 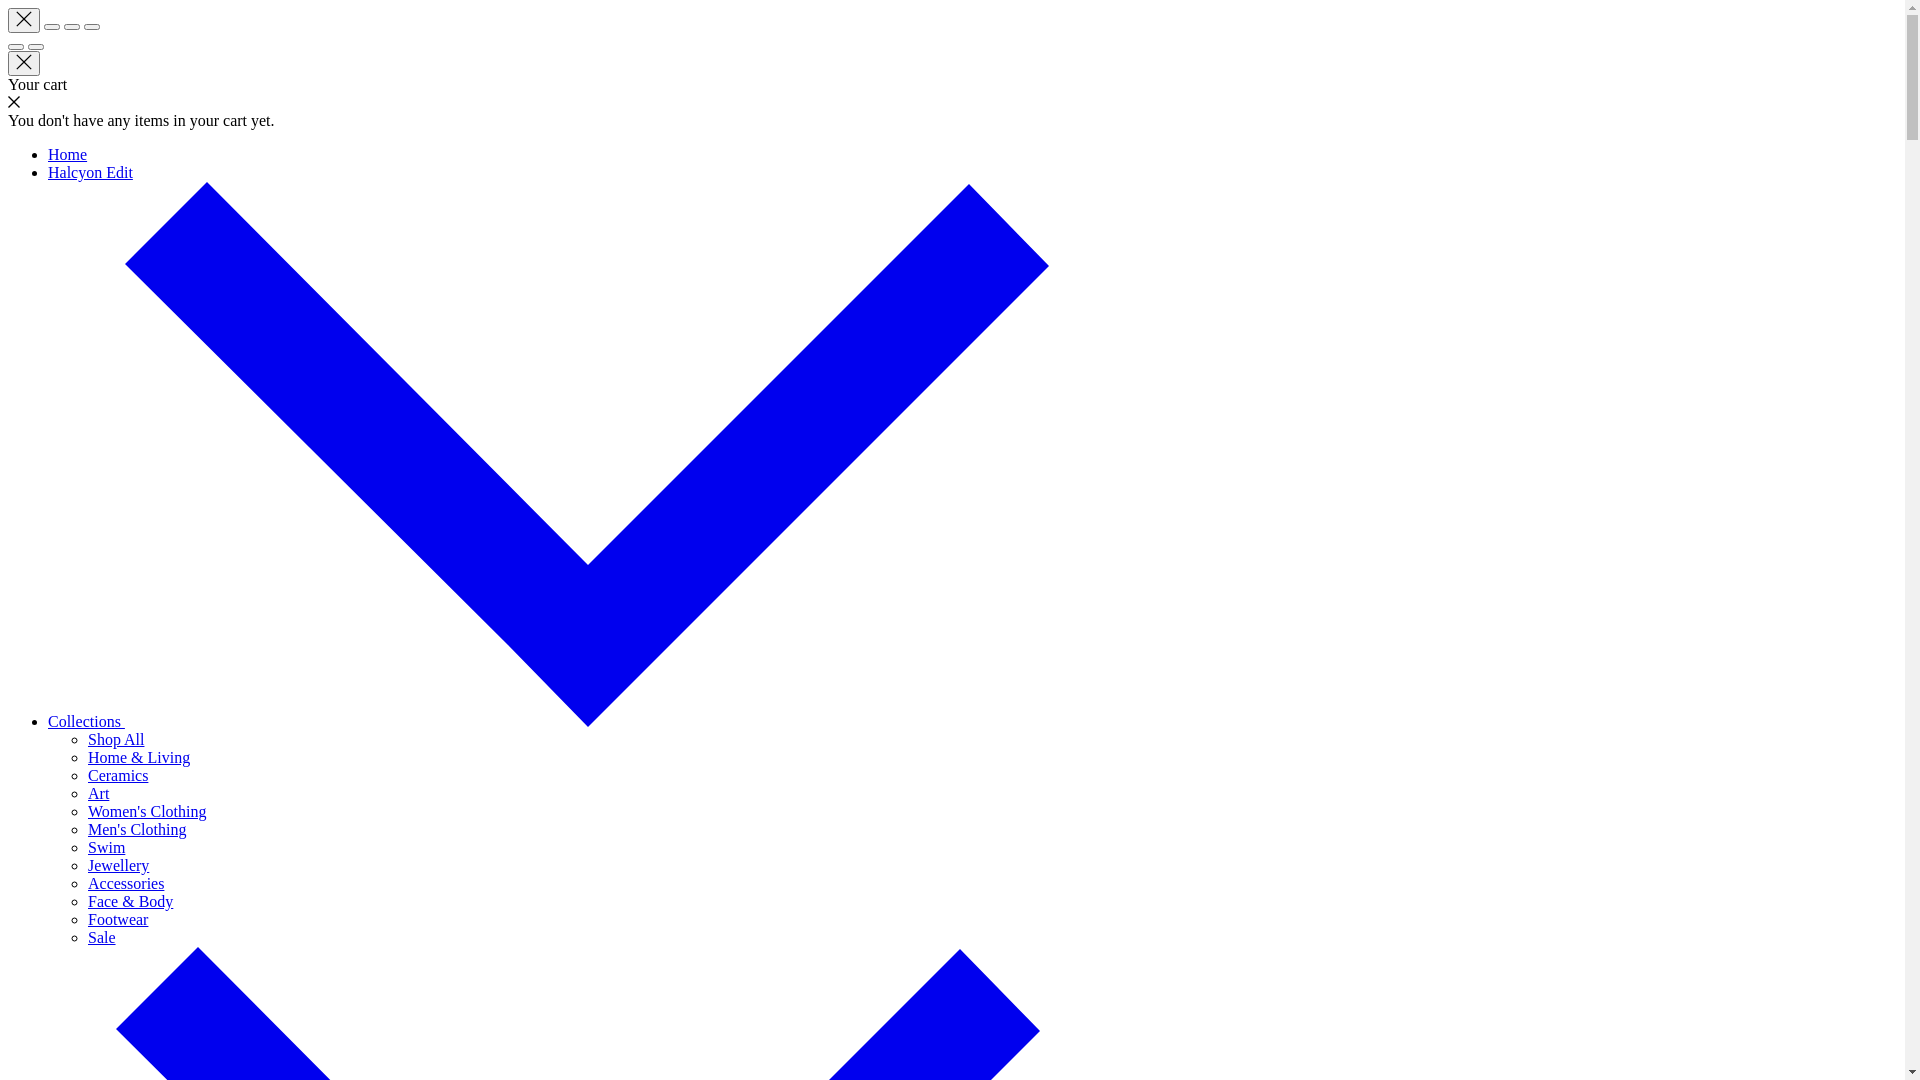 What do you see at coordinates (52, 27) in the screenshot?
I see `'Share'` at bounding box center [52, 27].